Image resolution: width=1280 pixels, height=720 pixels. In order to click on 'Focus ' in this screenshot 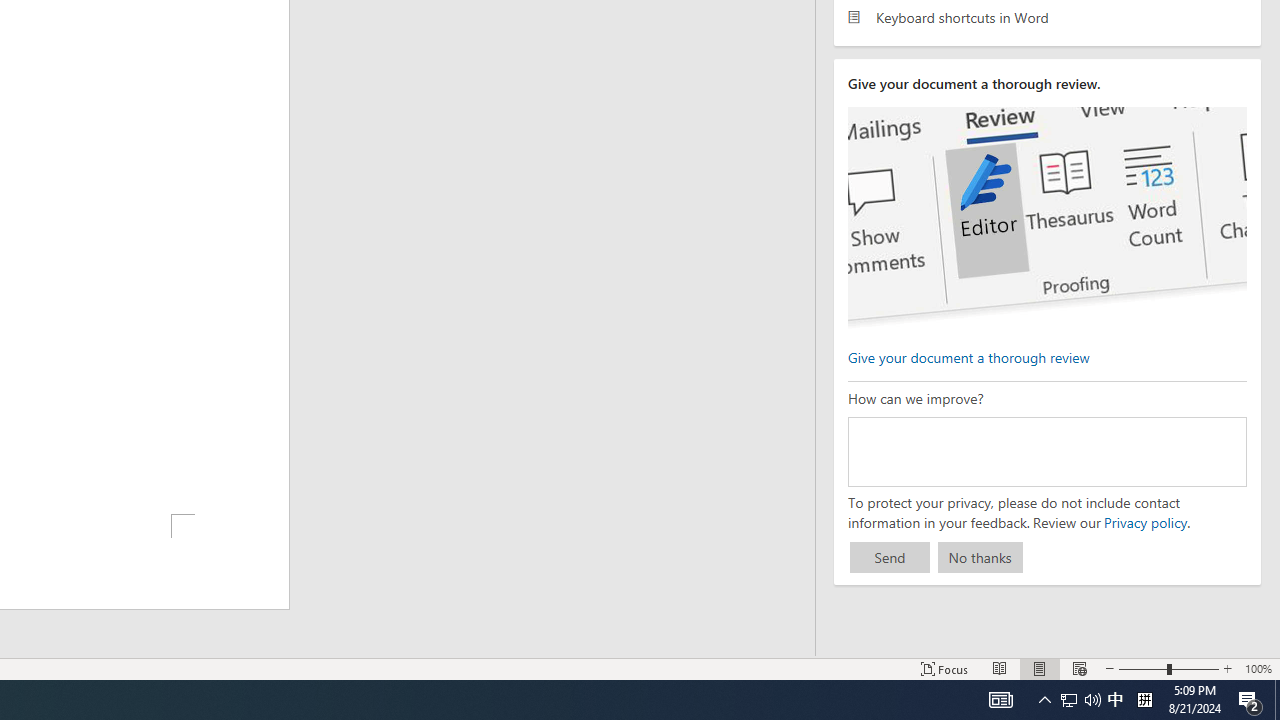, I will do `click(943, 669)`.